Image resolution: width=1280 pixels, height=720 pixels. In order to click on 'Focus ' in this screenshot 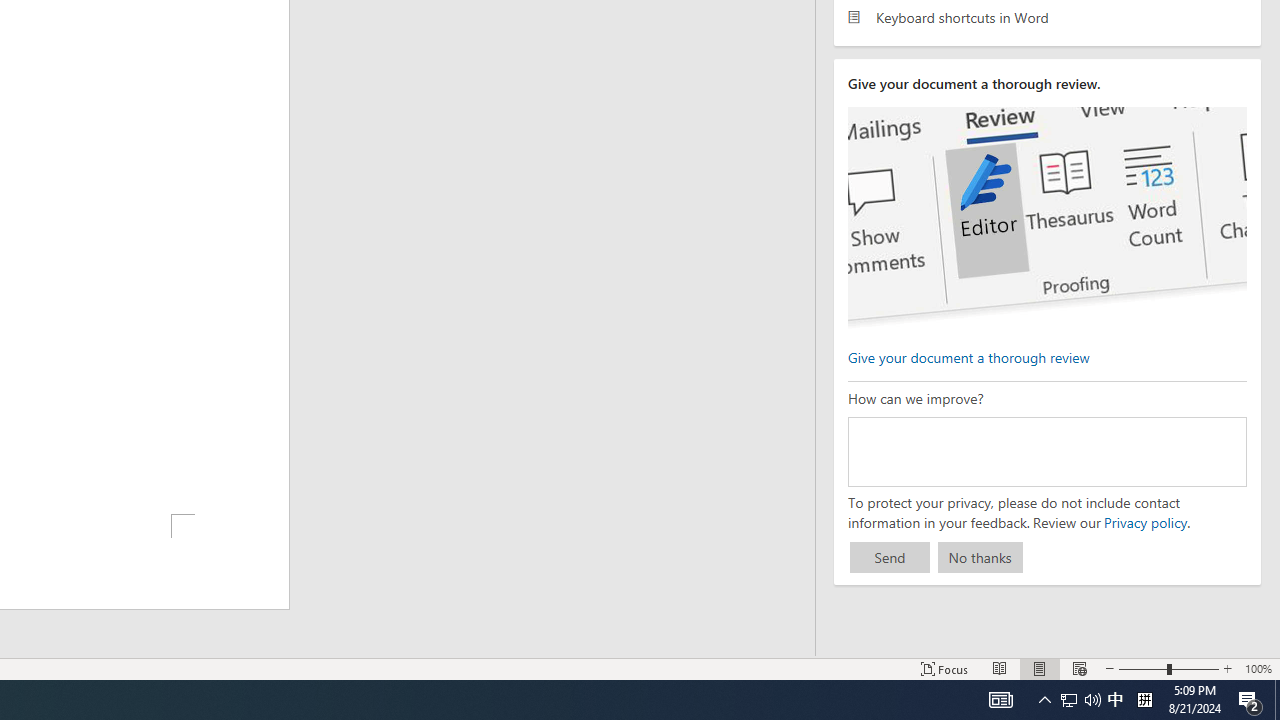, I will do `click(943, 669)`.